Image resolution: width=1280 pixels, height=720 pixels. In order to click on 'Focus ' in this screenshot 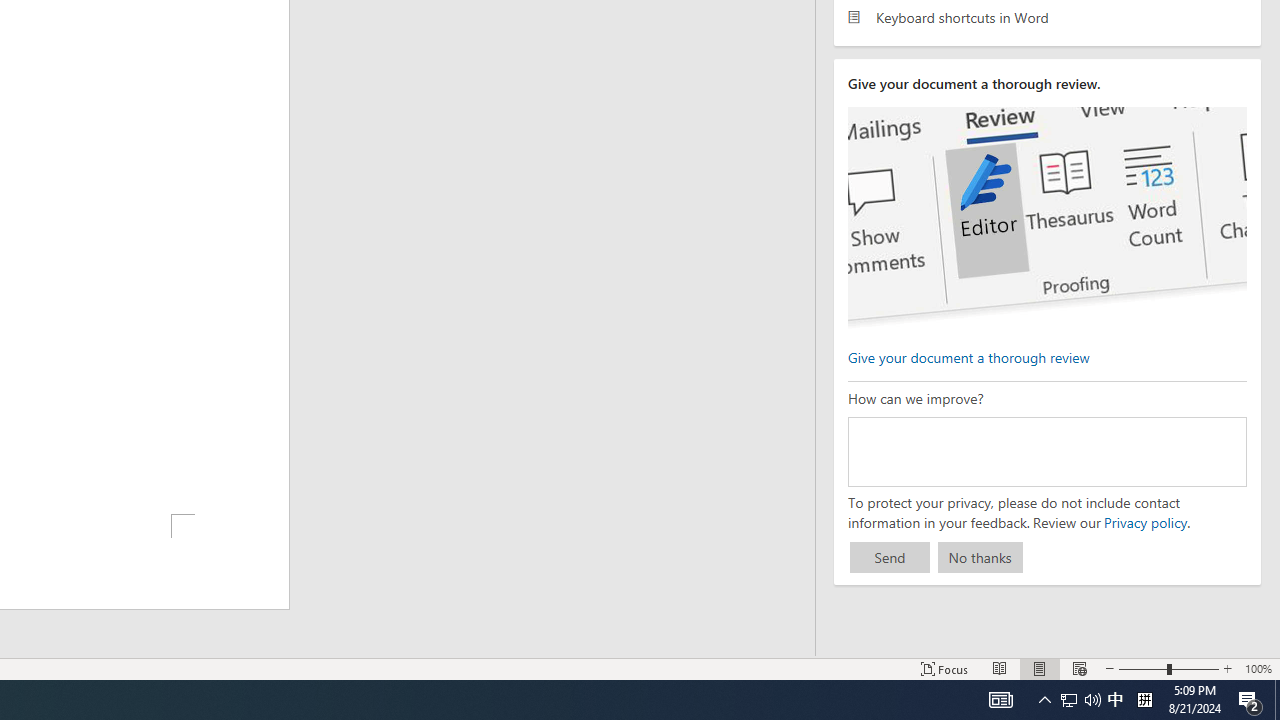, I will do `click(943, 669)`.